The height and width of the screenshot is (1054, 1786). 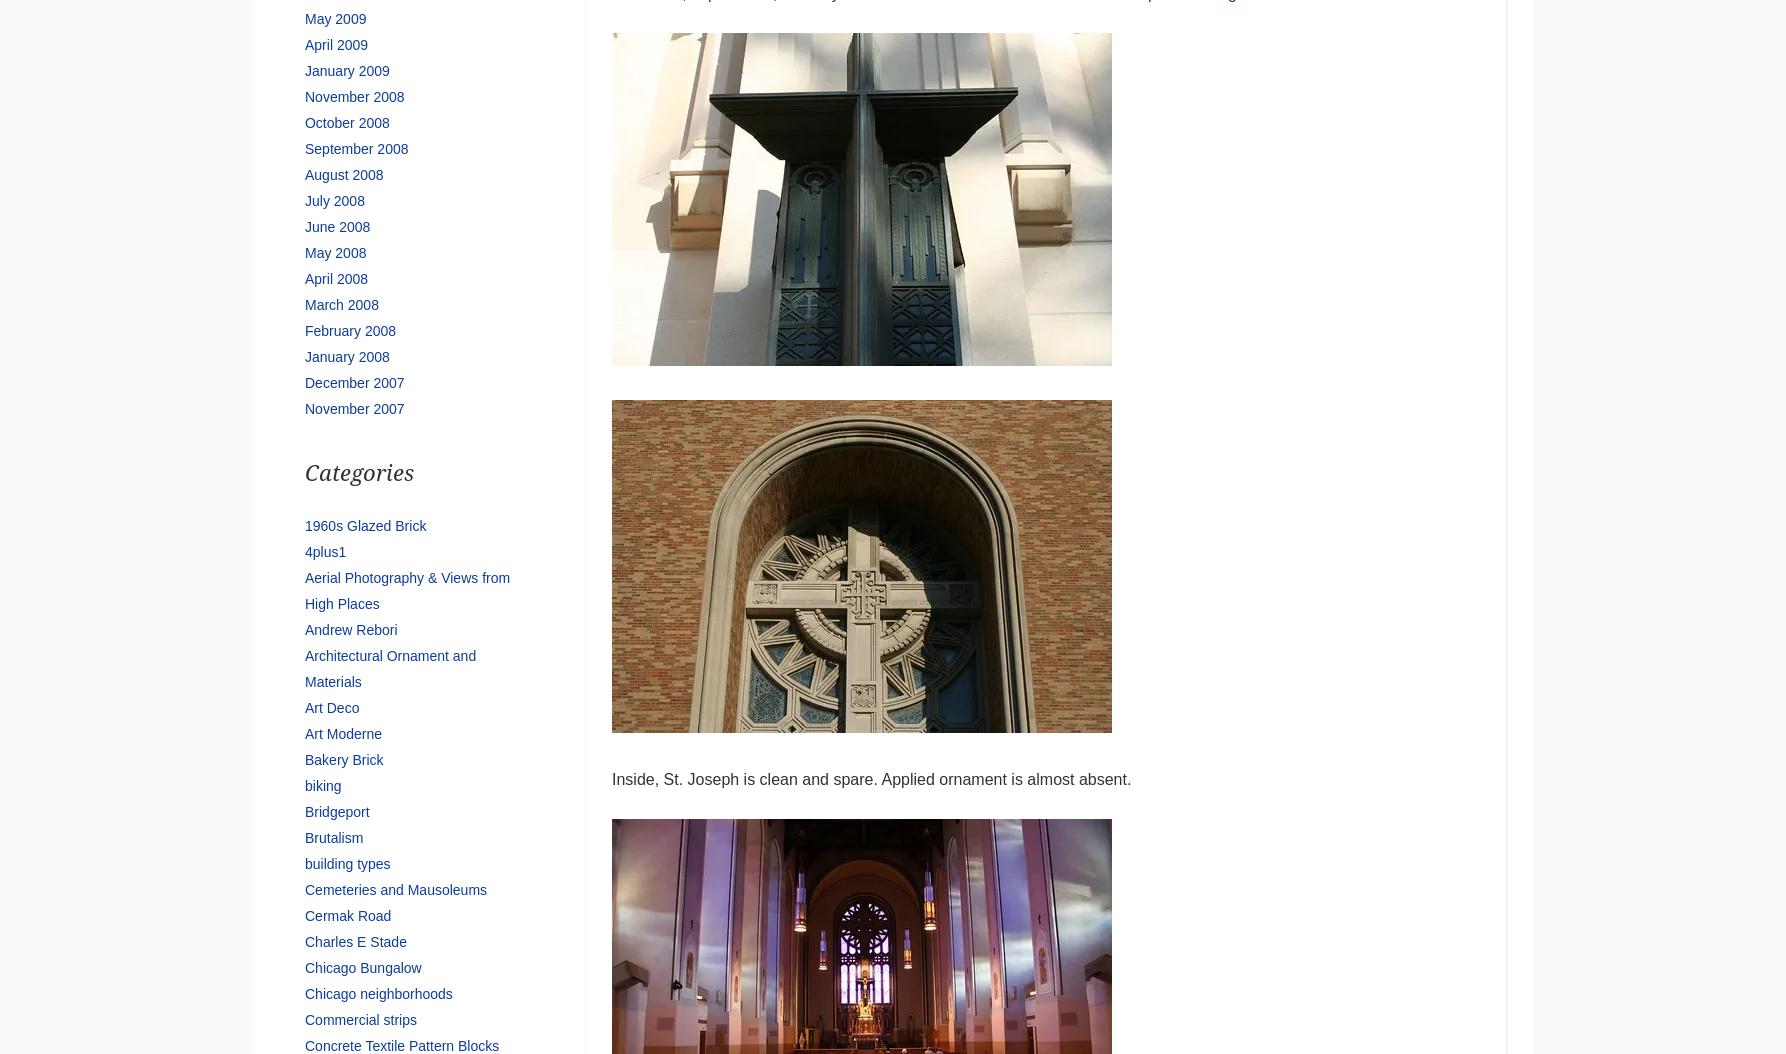 I want to click on 'Art Deco', so click(x=331, y=706).